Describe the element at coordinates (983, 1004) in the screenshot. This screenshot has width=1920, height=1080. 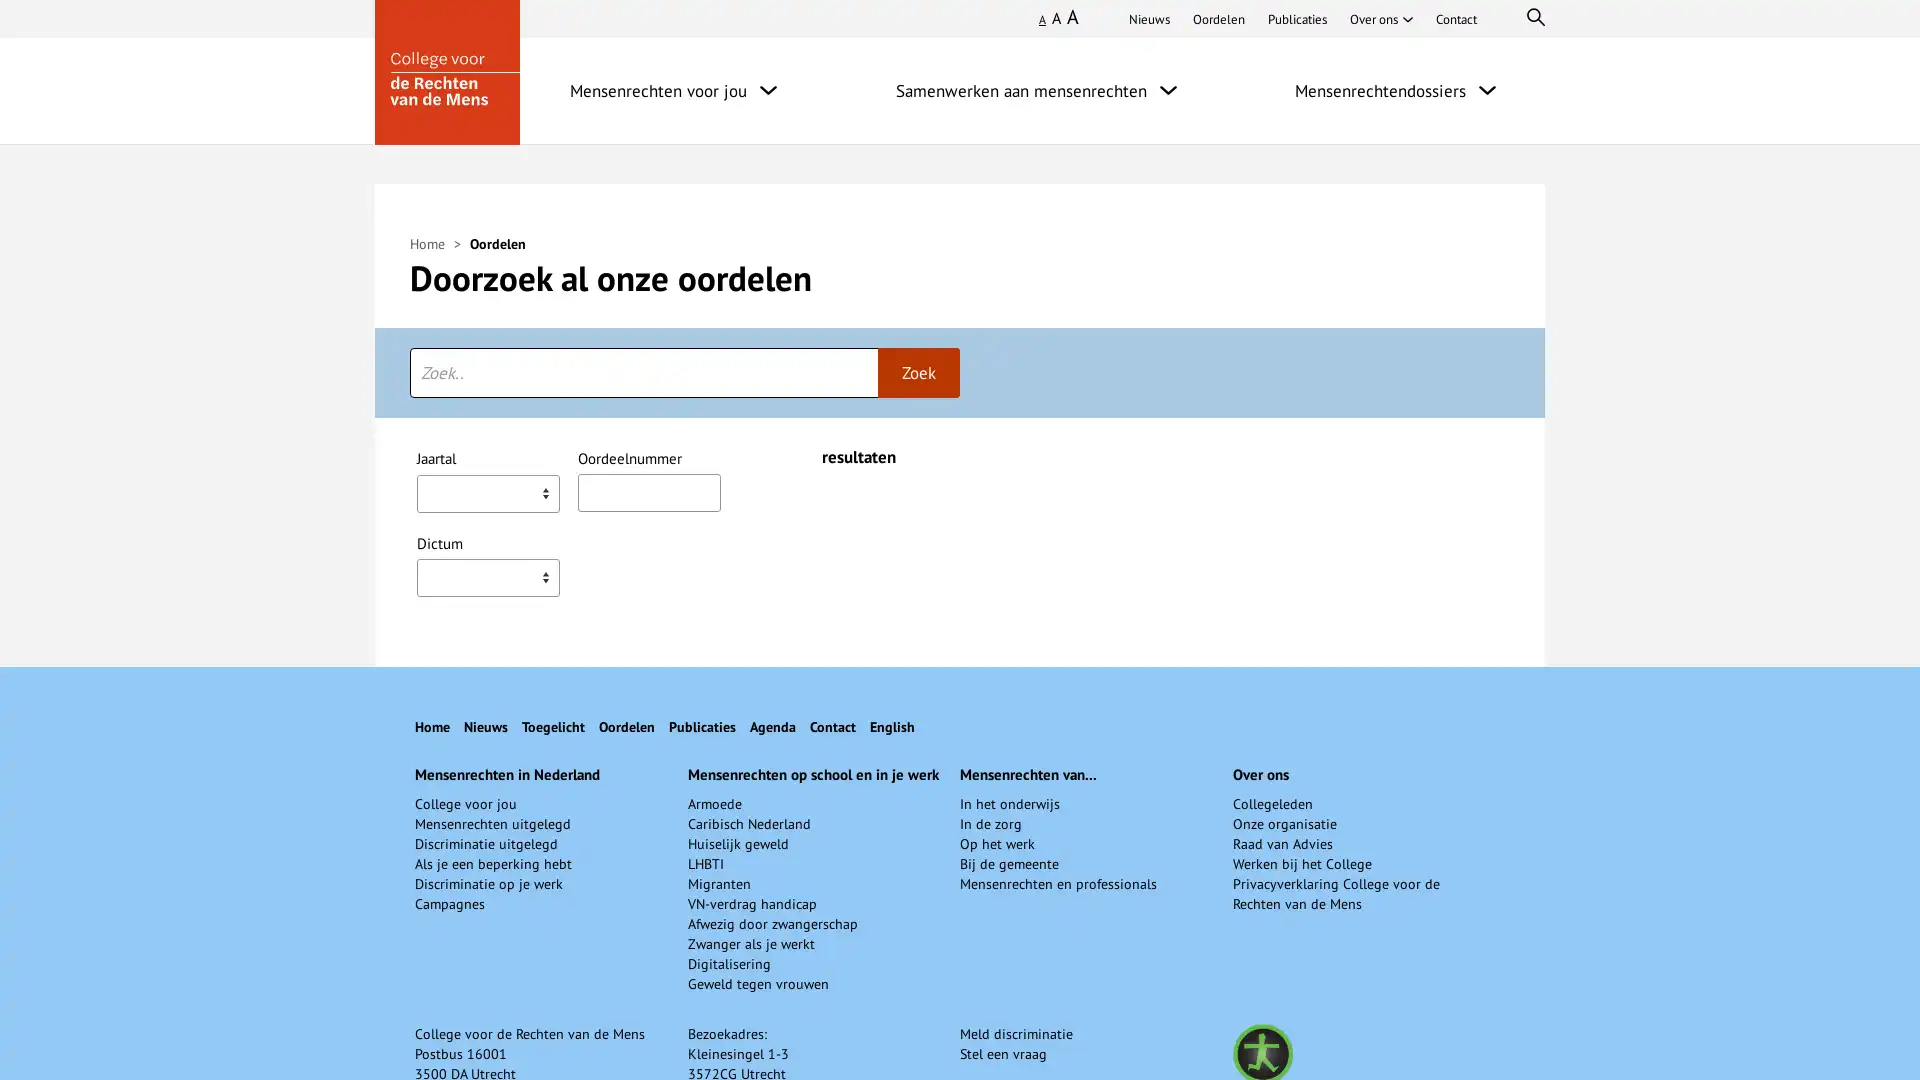
I see `Aangaan arbeidsverhouding,` at that location.